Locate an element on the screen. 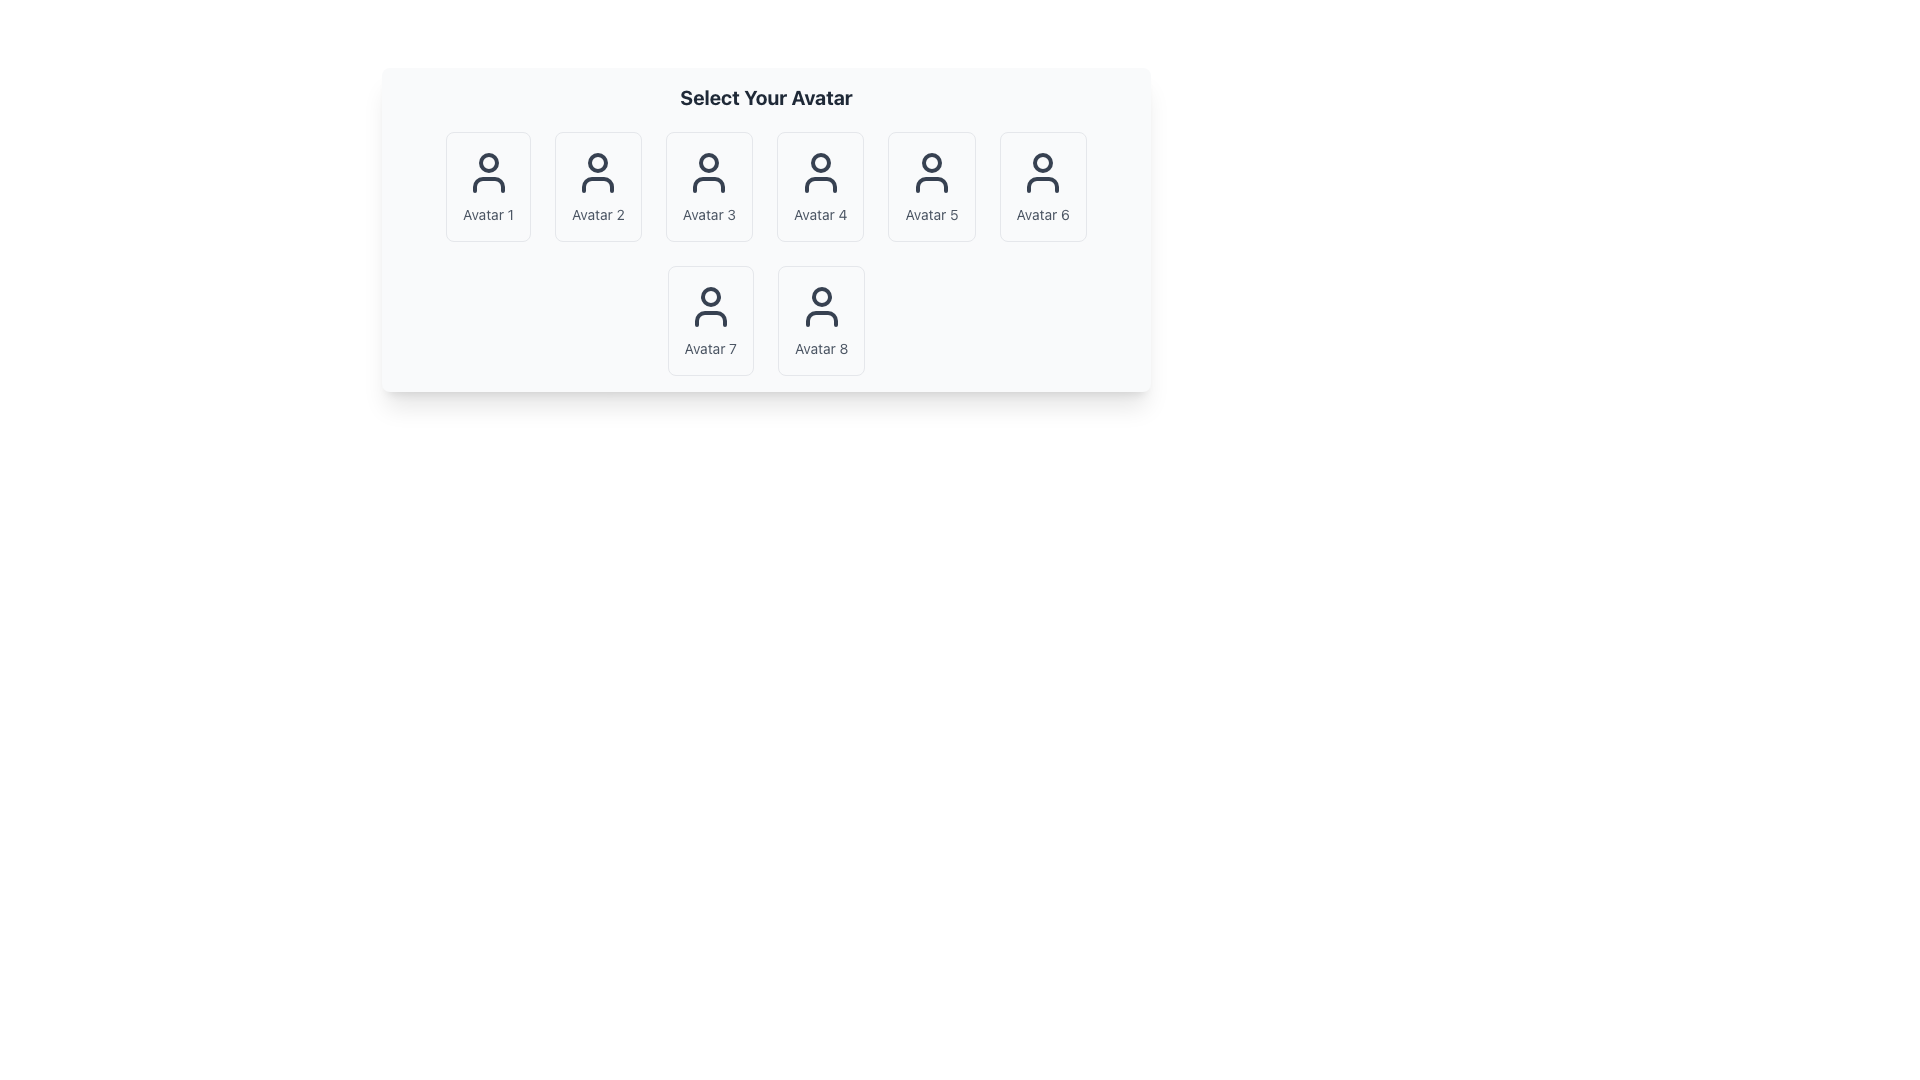  the decorative SVG circle representing the head in the user icon of 'Avatar 7', located in the lower row, second column from the left is located at coordinates (710, 297).